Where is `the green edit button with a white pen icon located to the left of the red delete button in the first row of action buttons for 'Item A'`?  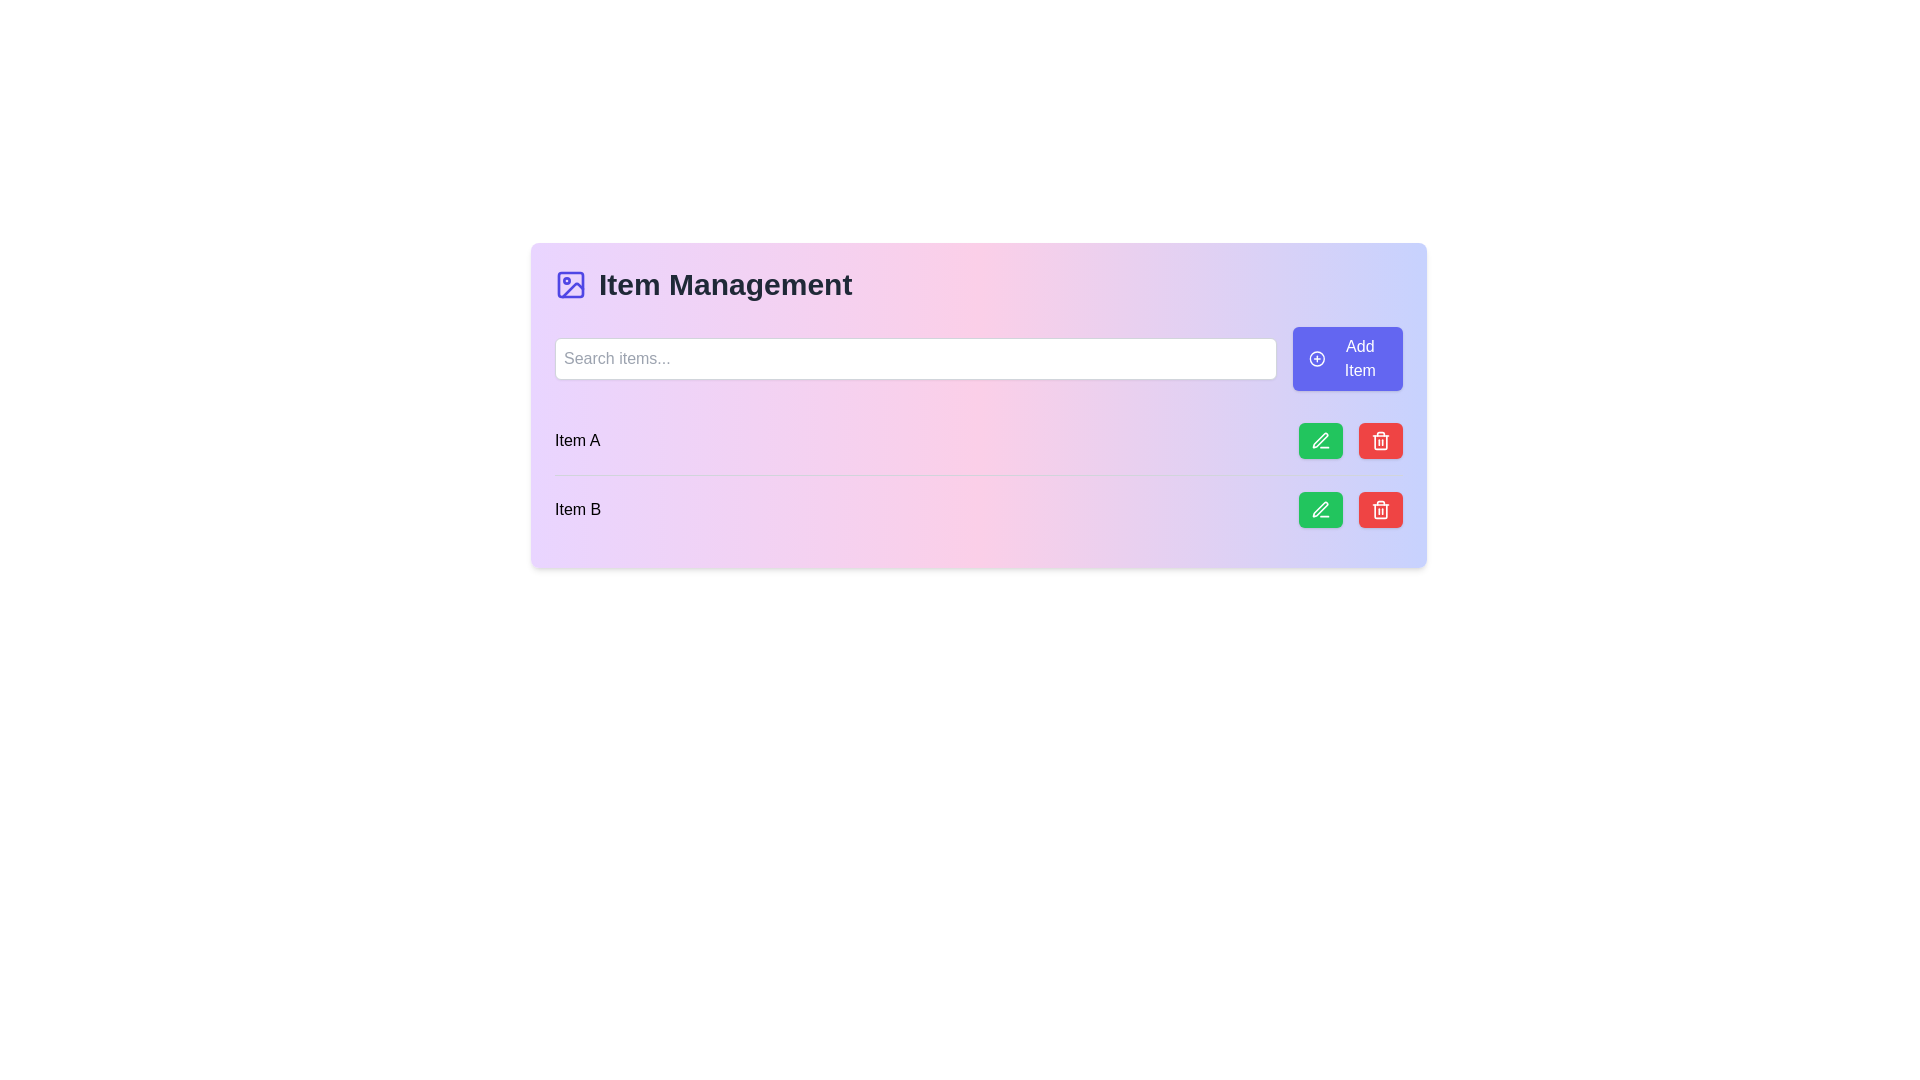
the green edit button with a white pen icon located to the left of the red delete button in the first row of action buttons for 'Item A' is located at coordinates (1320, 439).